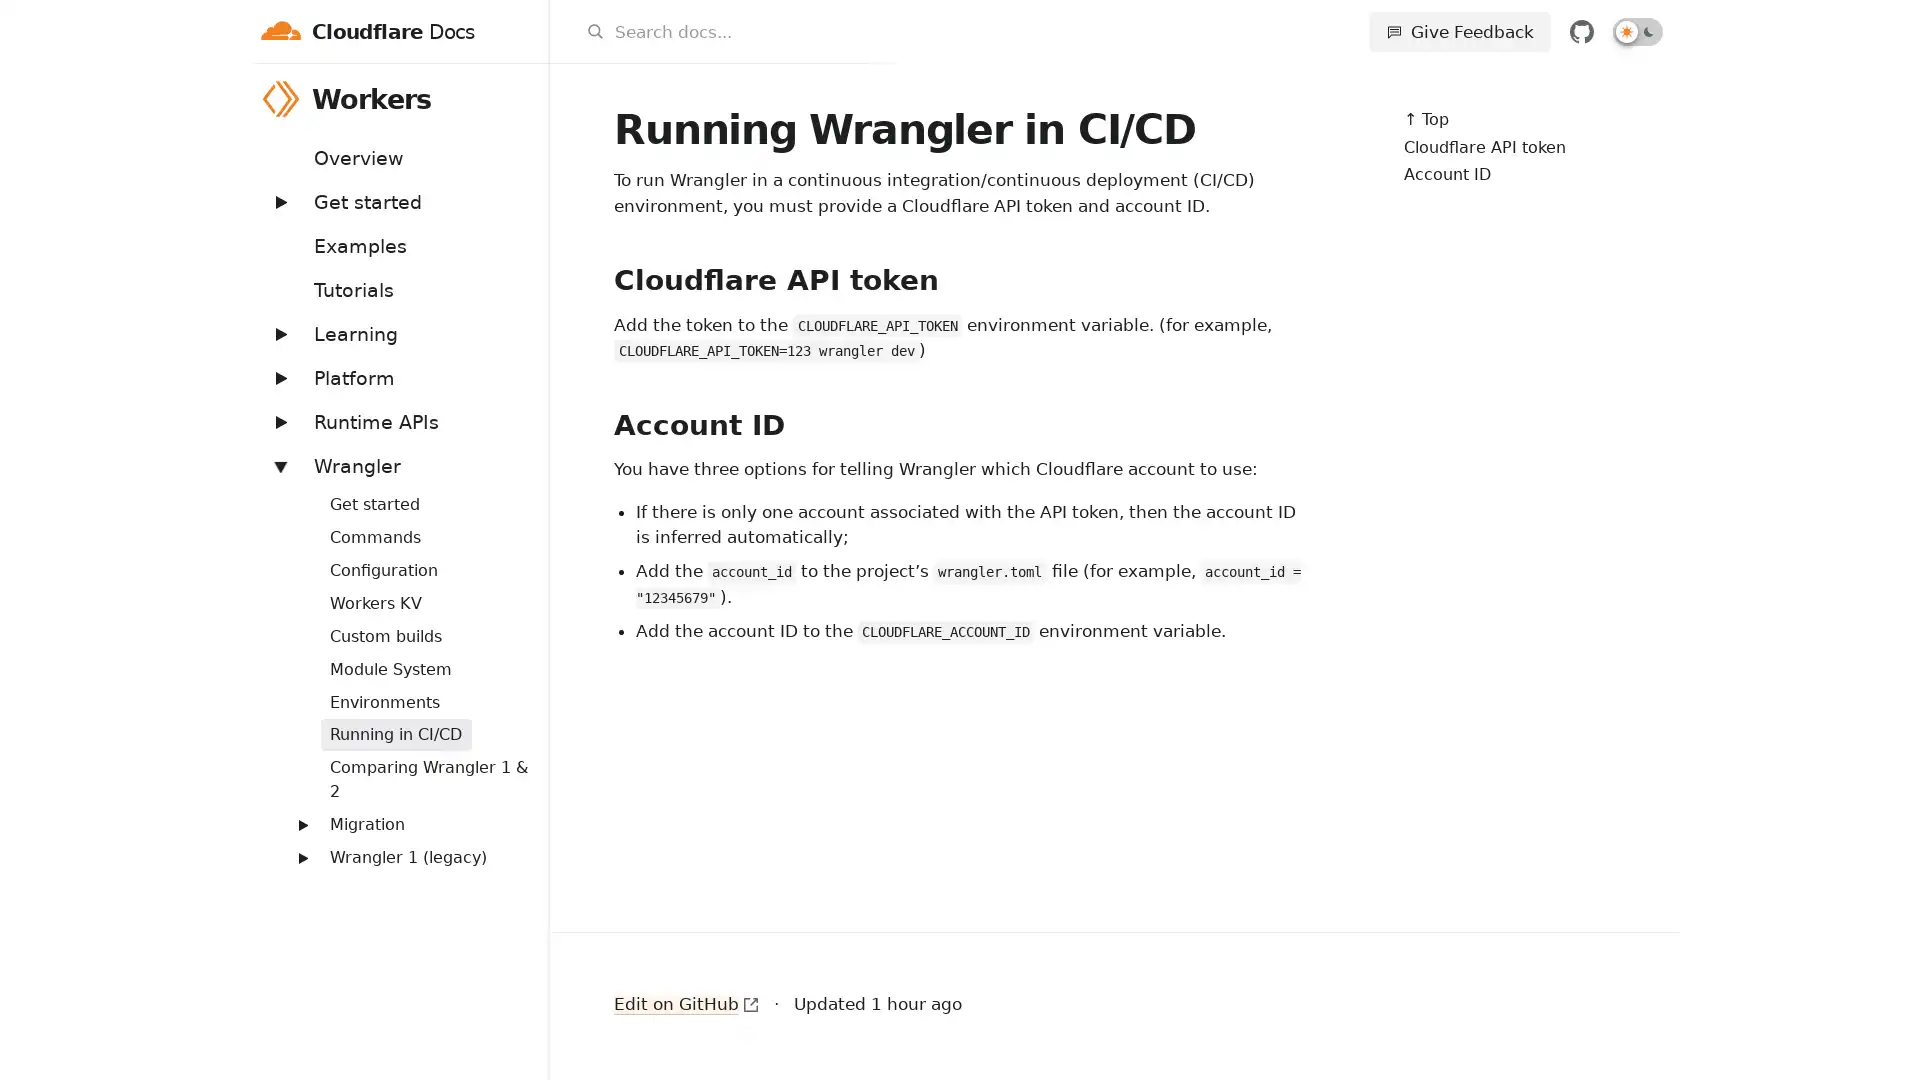 Image resolution: width=1920 pixels, height=1080 pixels. I want to click on Expand: Runtime APIs, so click(278, 420).